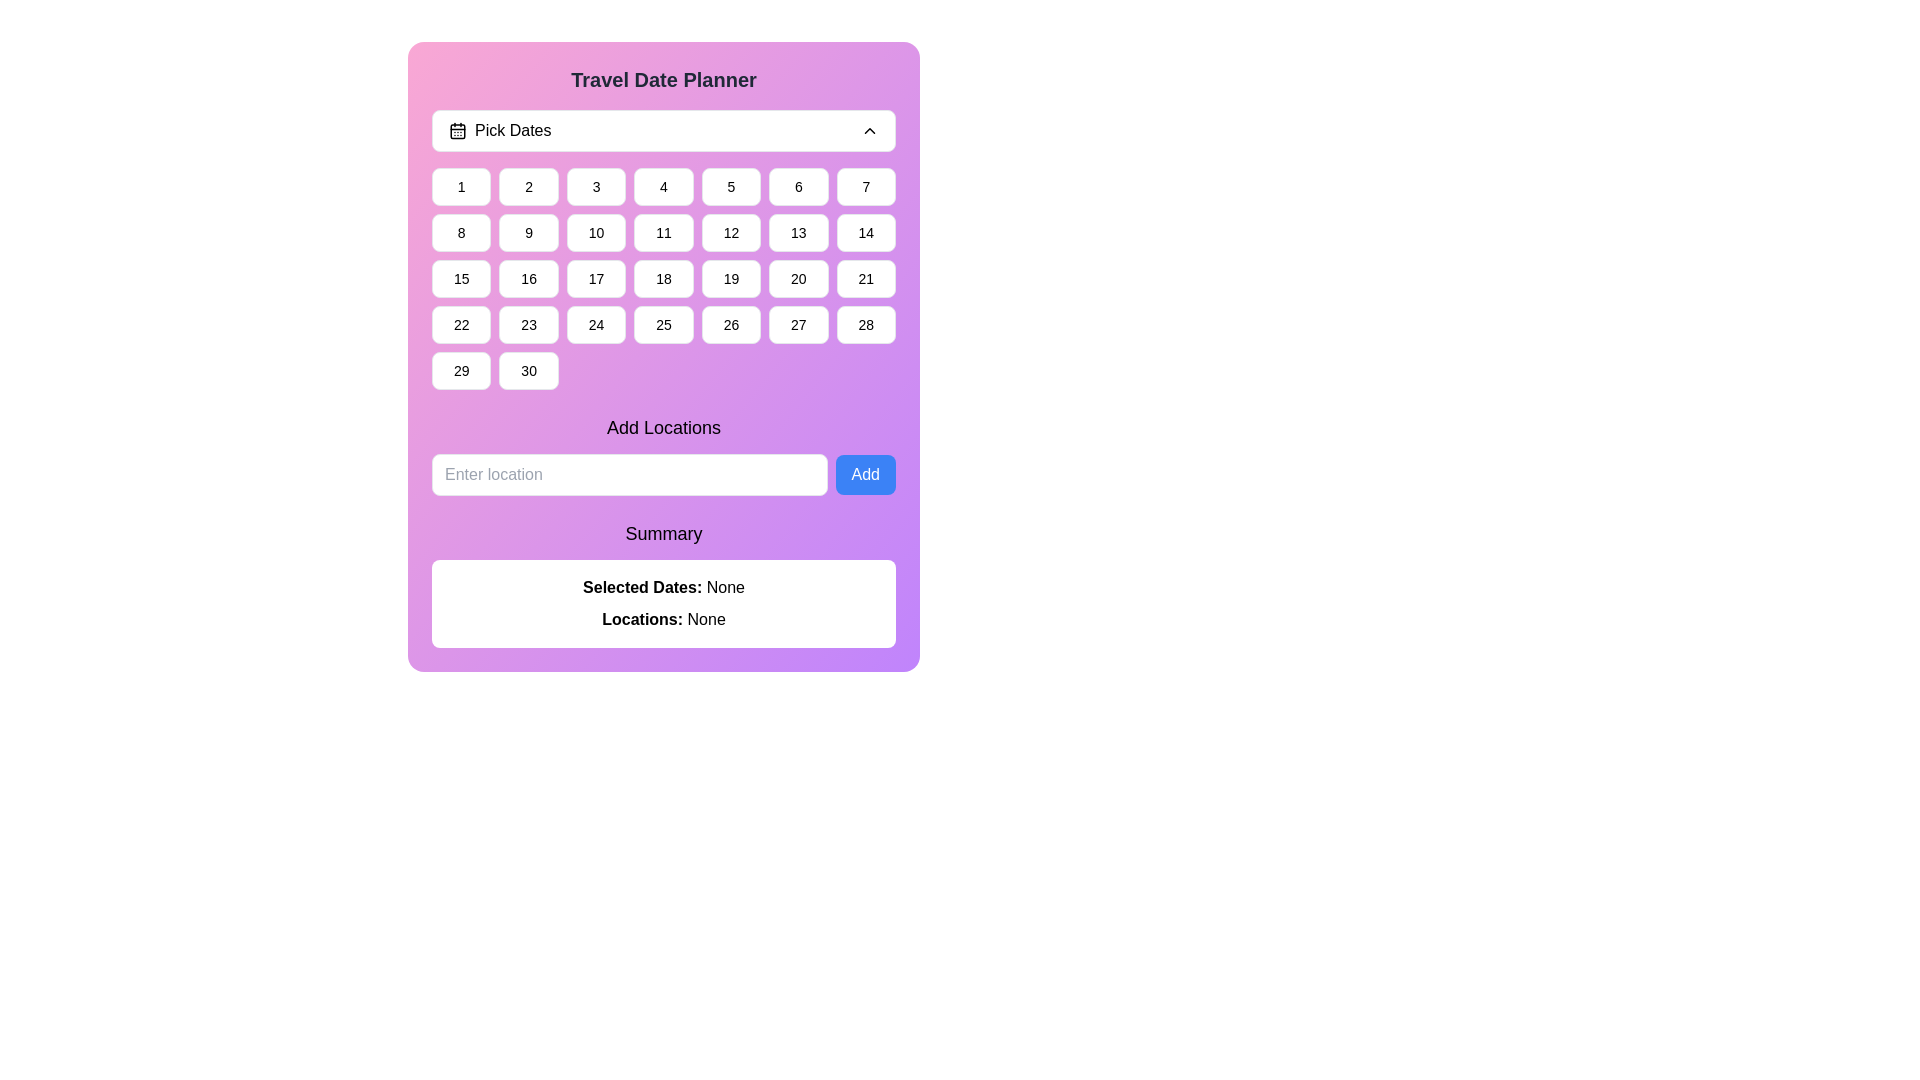  I want to click on the button displaying the number '4' in bold black font, located in the first row of buttons below the title 'Travel Date Planner', so click(663, 186).